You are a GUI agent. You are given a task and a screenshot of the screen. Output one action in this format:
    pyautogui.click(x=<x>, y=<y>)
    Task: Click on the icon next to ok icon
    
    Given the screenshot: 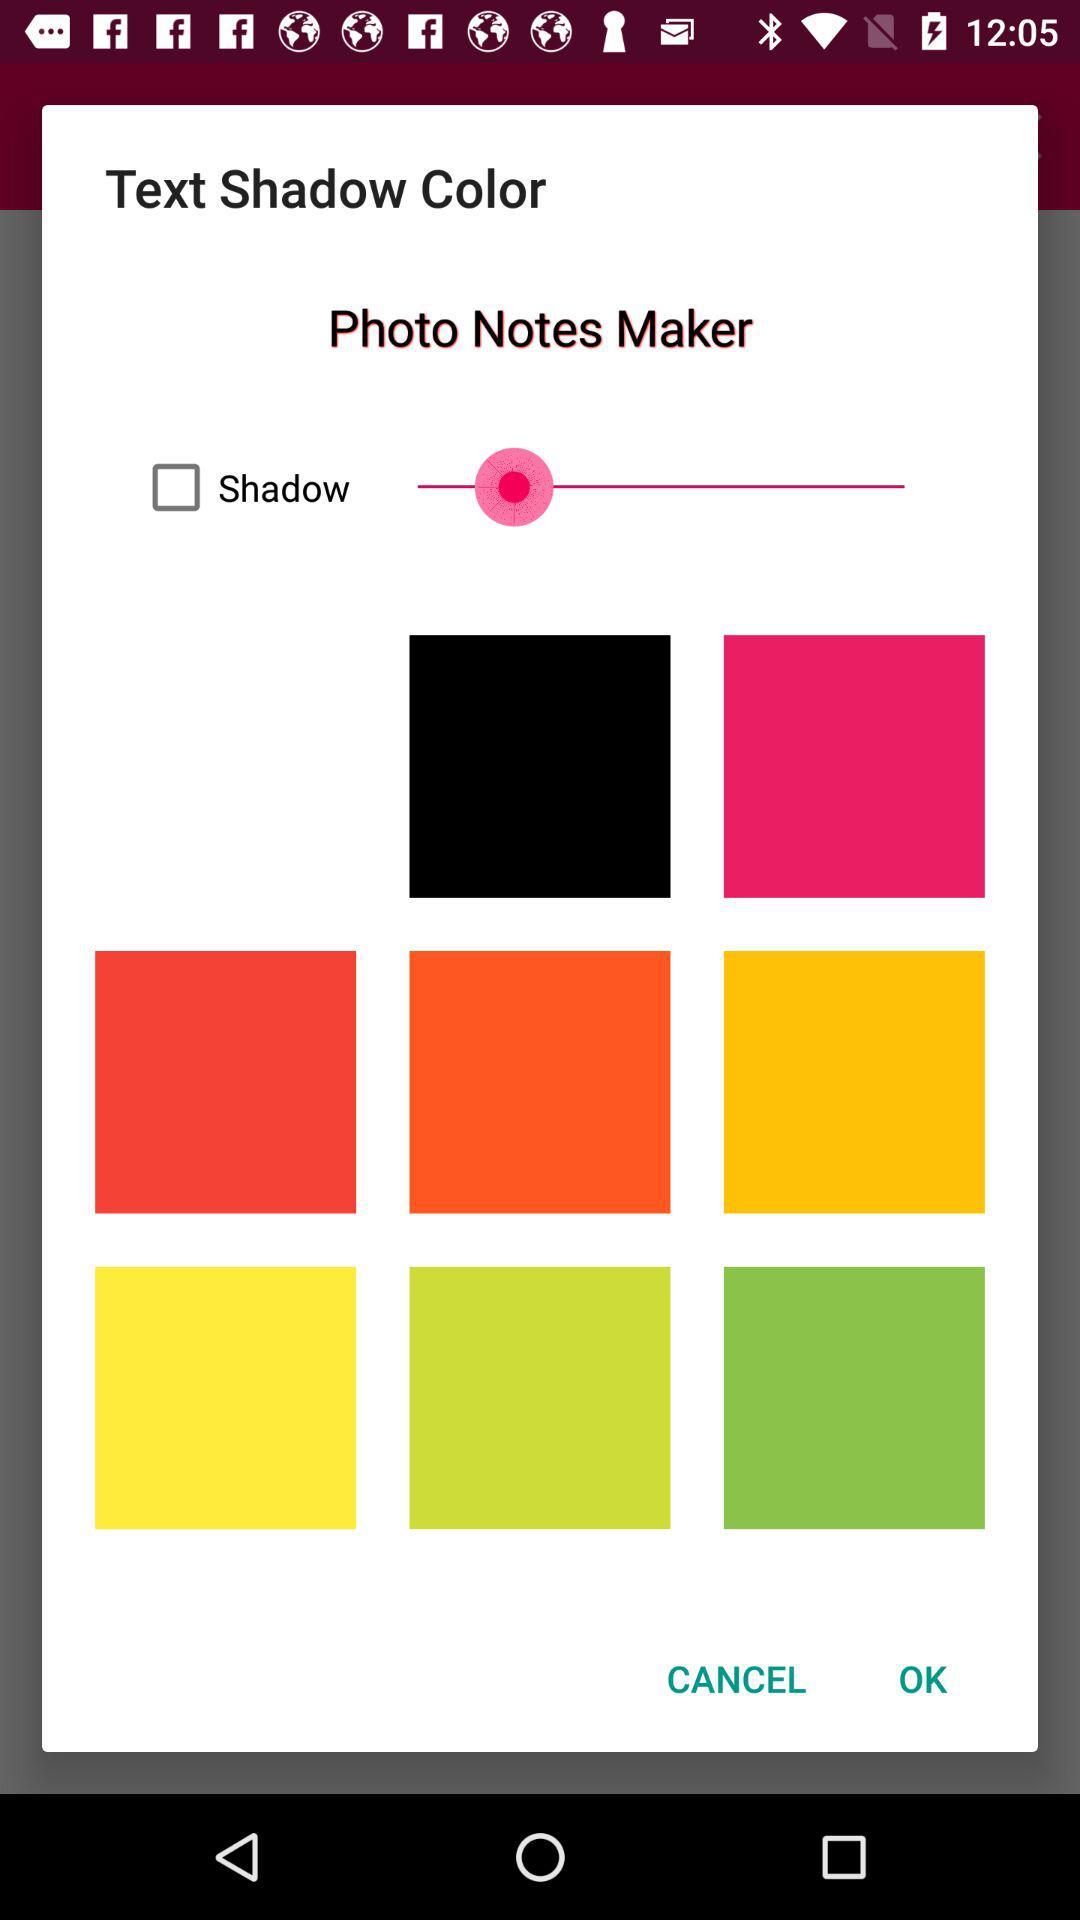 What is the action you would take?
    pyautogui.click(x=736, y=1678)
    